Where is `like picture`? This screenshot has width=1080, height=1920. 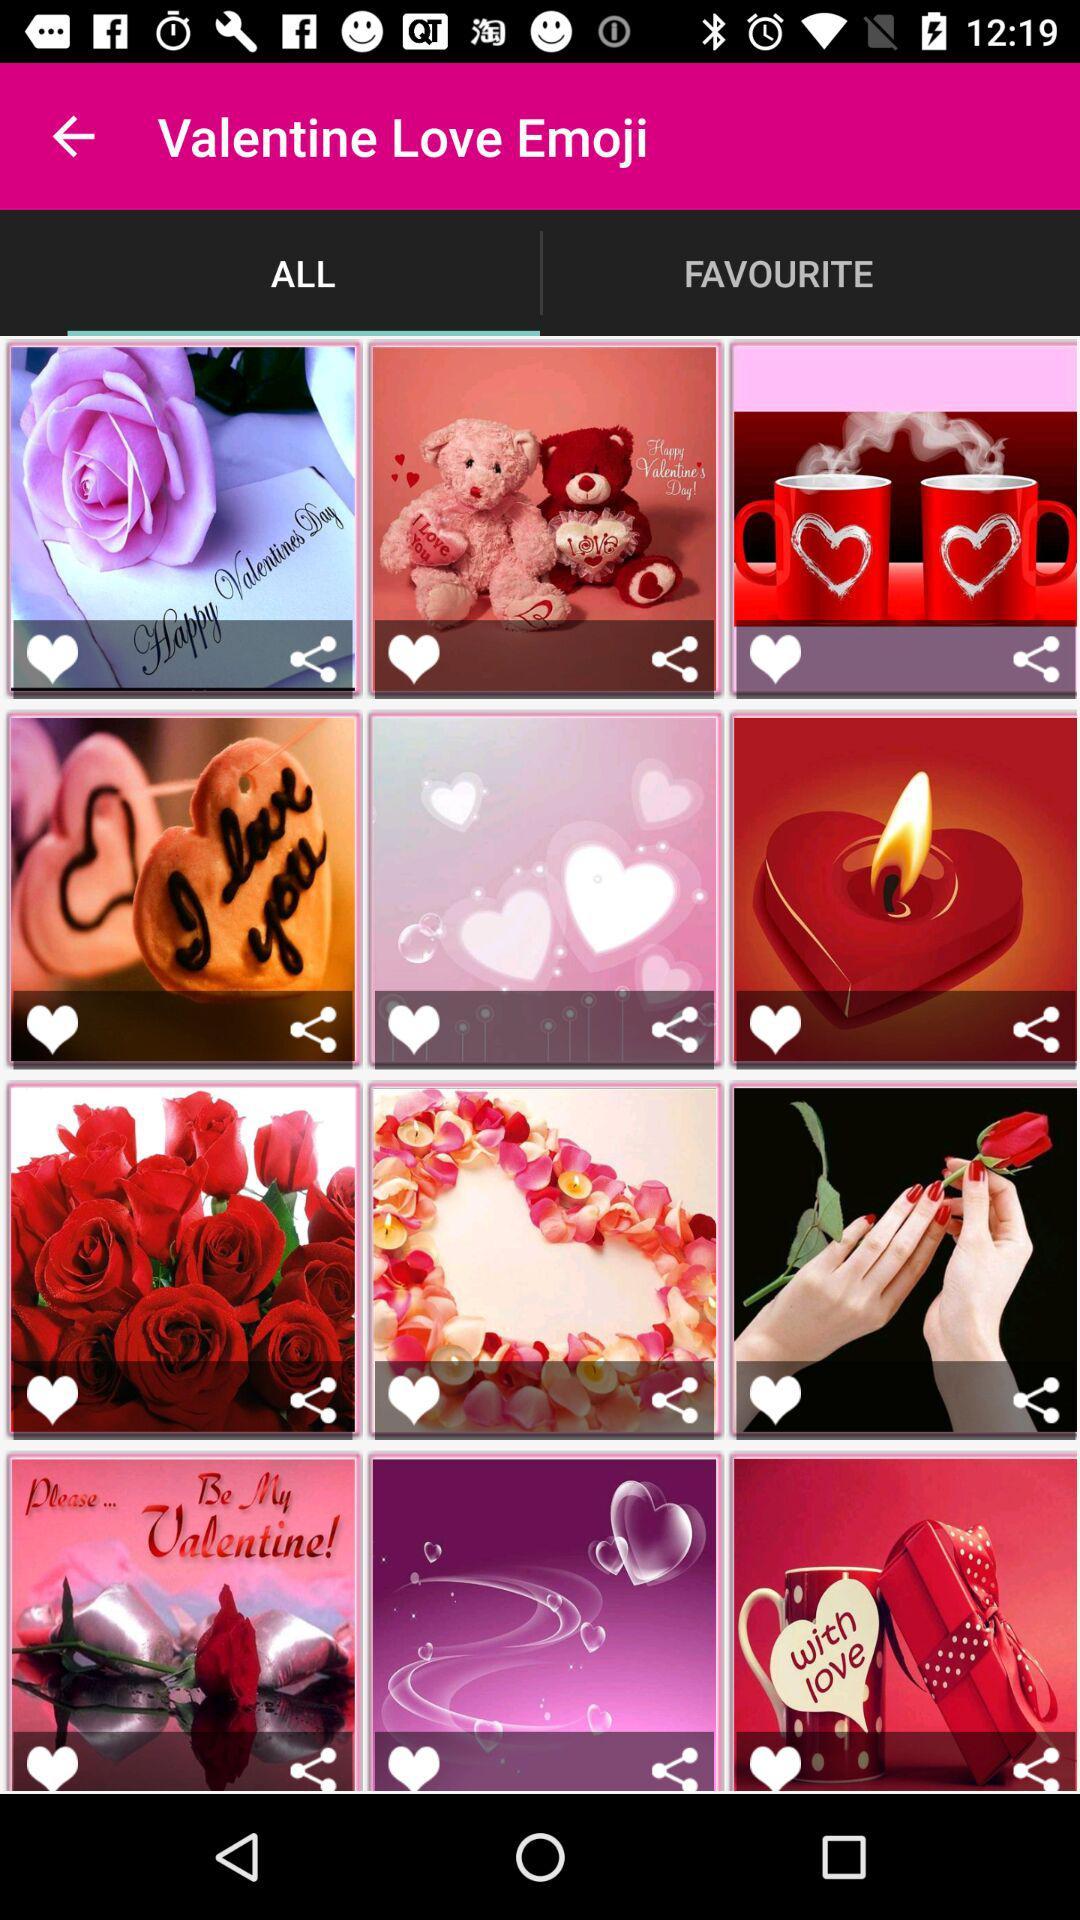
like picture is located at coordinates (51, 1768).